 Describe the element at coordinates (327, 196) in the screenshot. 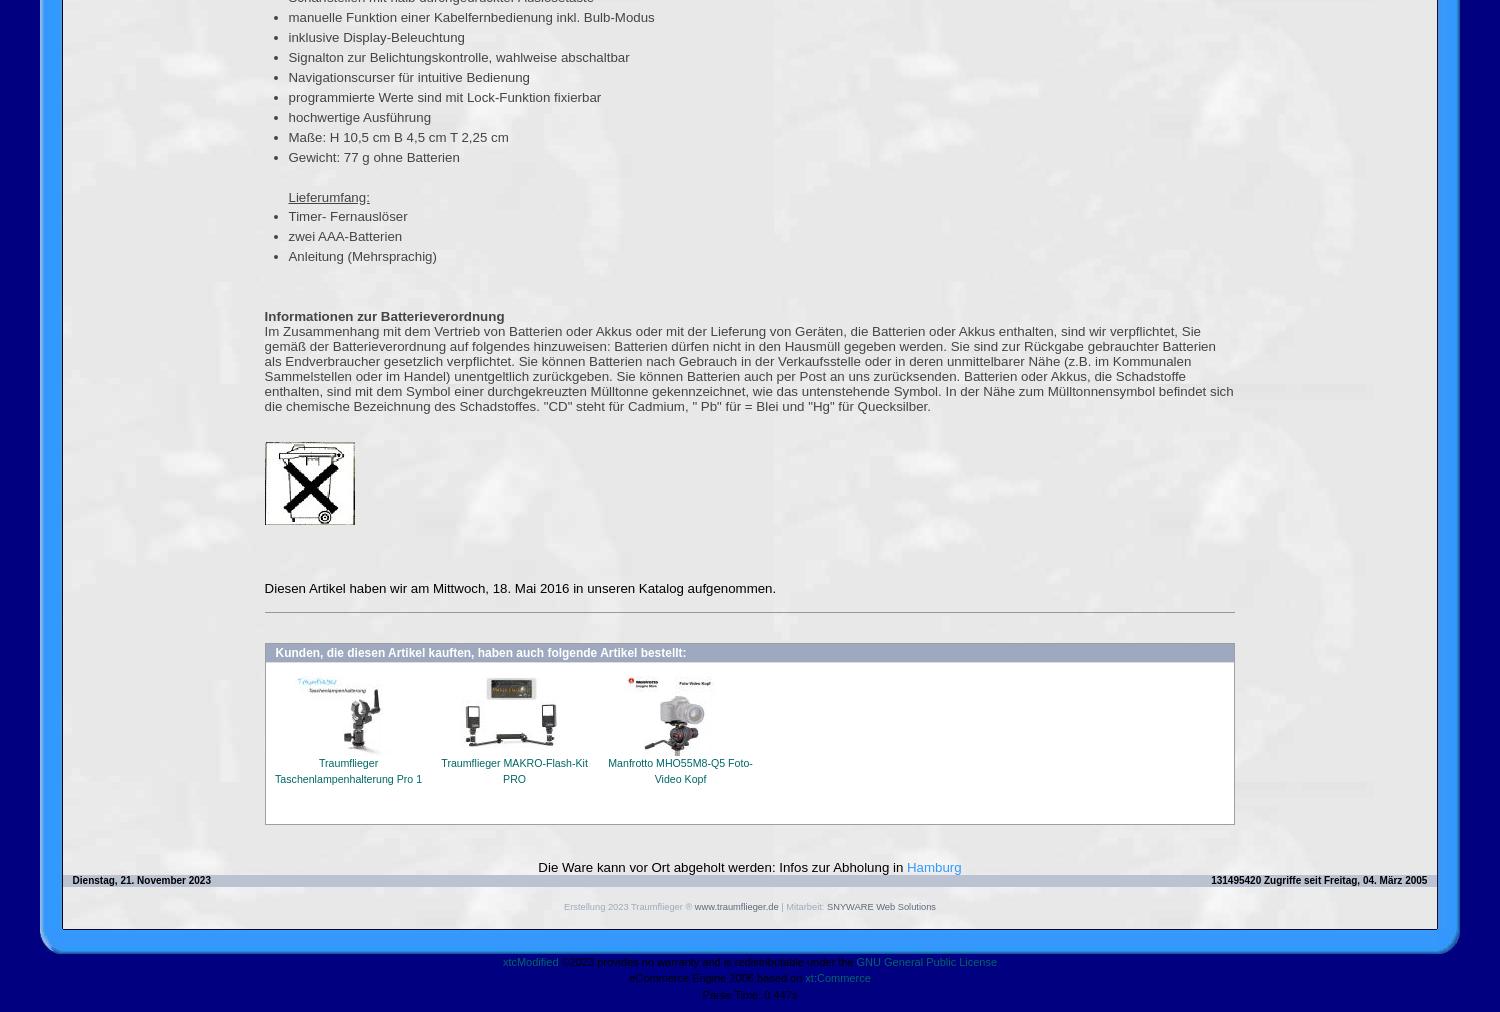

I see `'Lieferumfang:'` at that location.